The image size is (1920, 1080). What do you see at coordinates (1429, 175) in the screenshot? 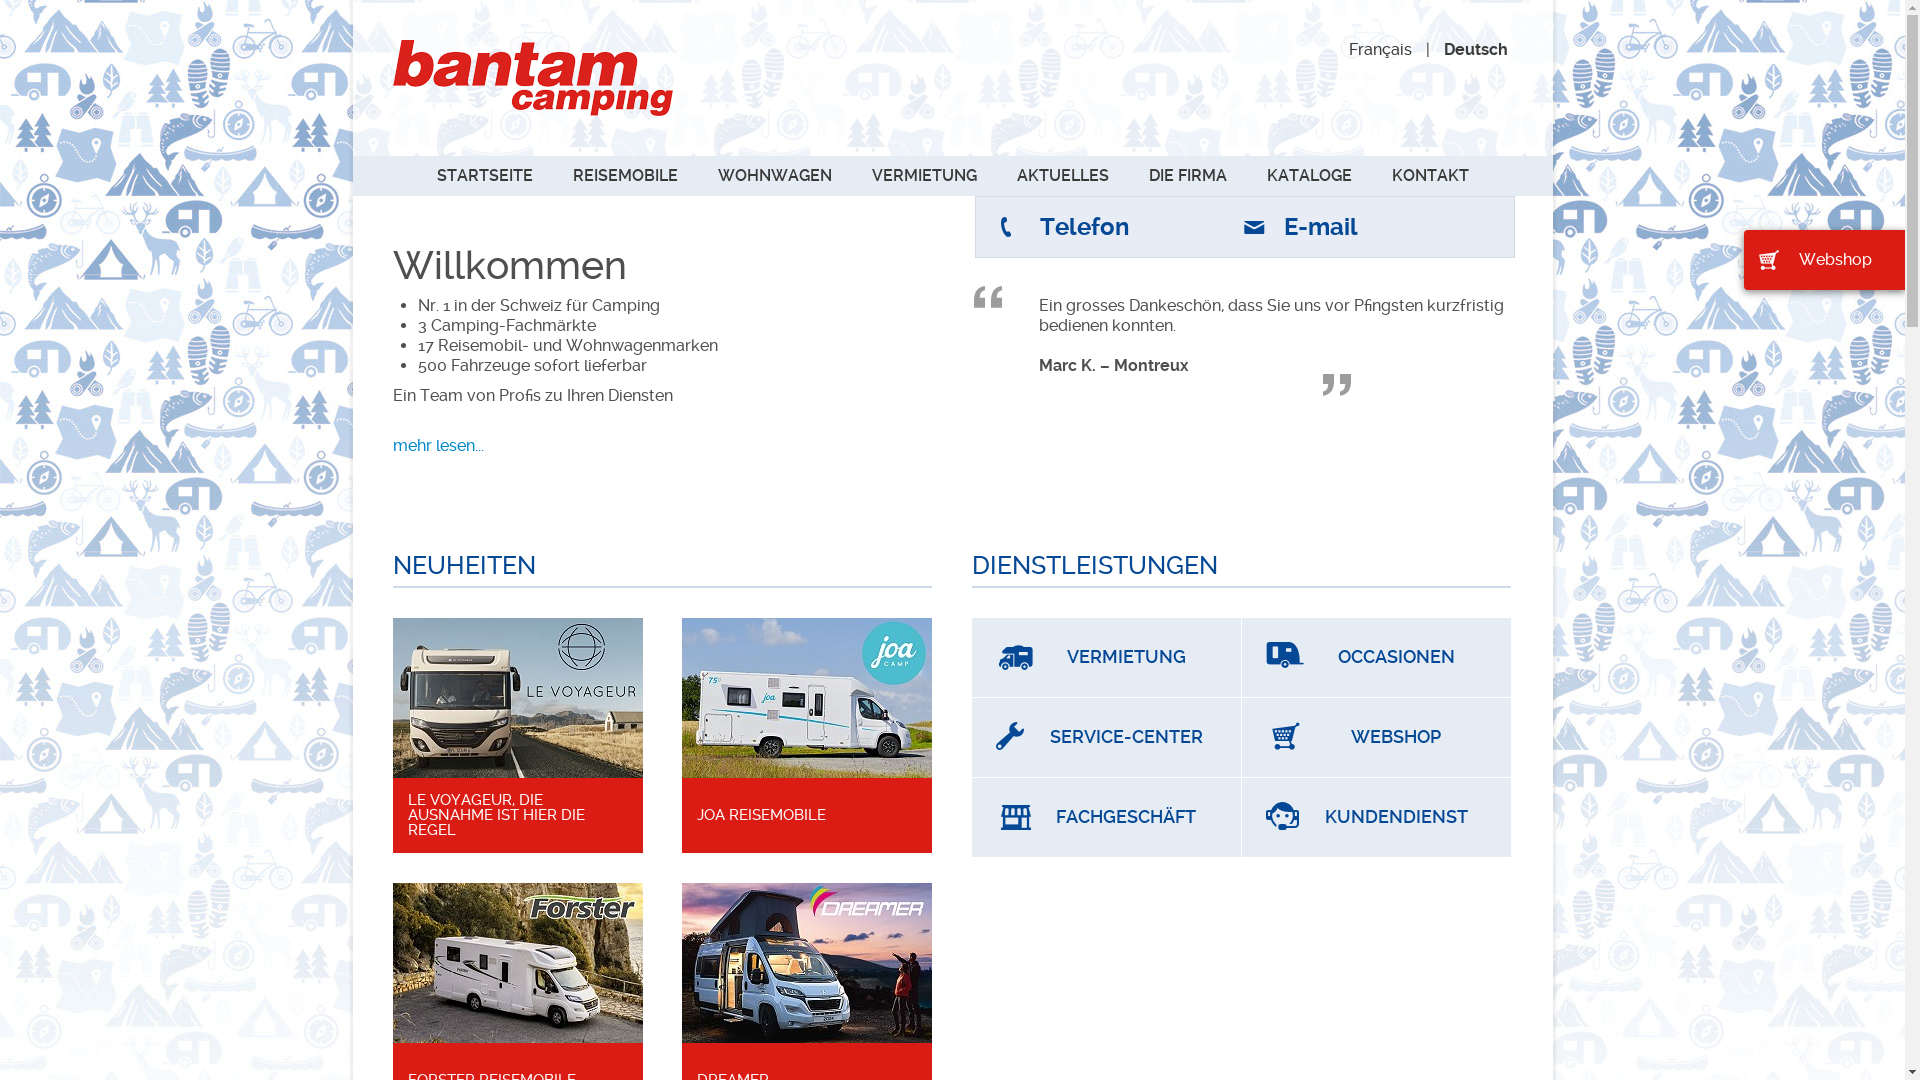
I see `'KONTAKT'` at bounding box center [1429, 175].